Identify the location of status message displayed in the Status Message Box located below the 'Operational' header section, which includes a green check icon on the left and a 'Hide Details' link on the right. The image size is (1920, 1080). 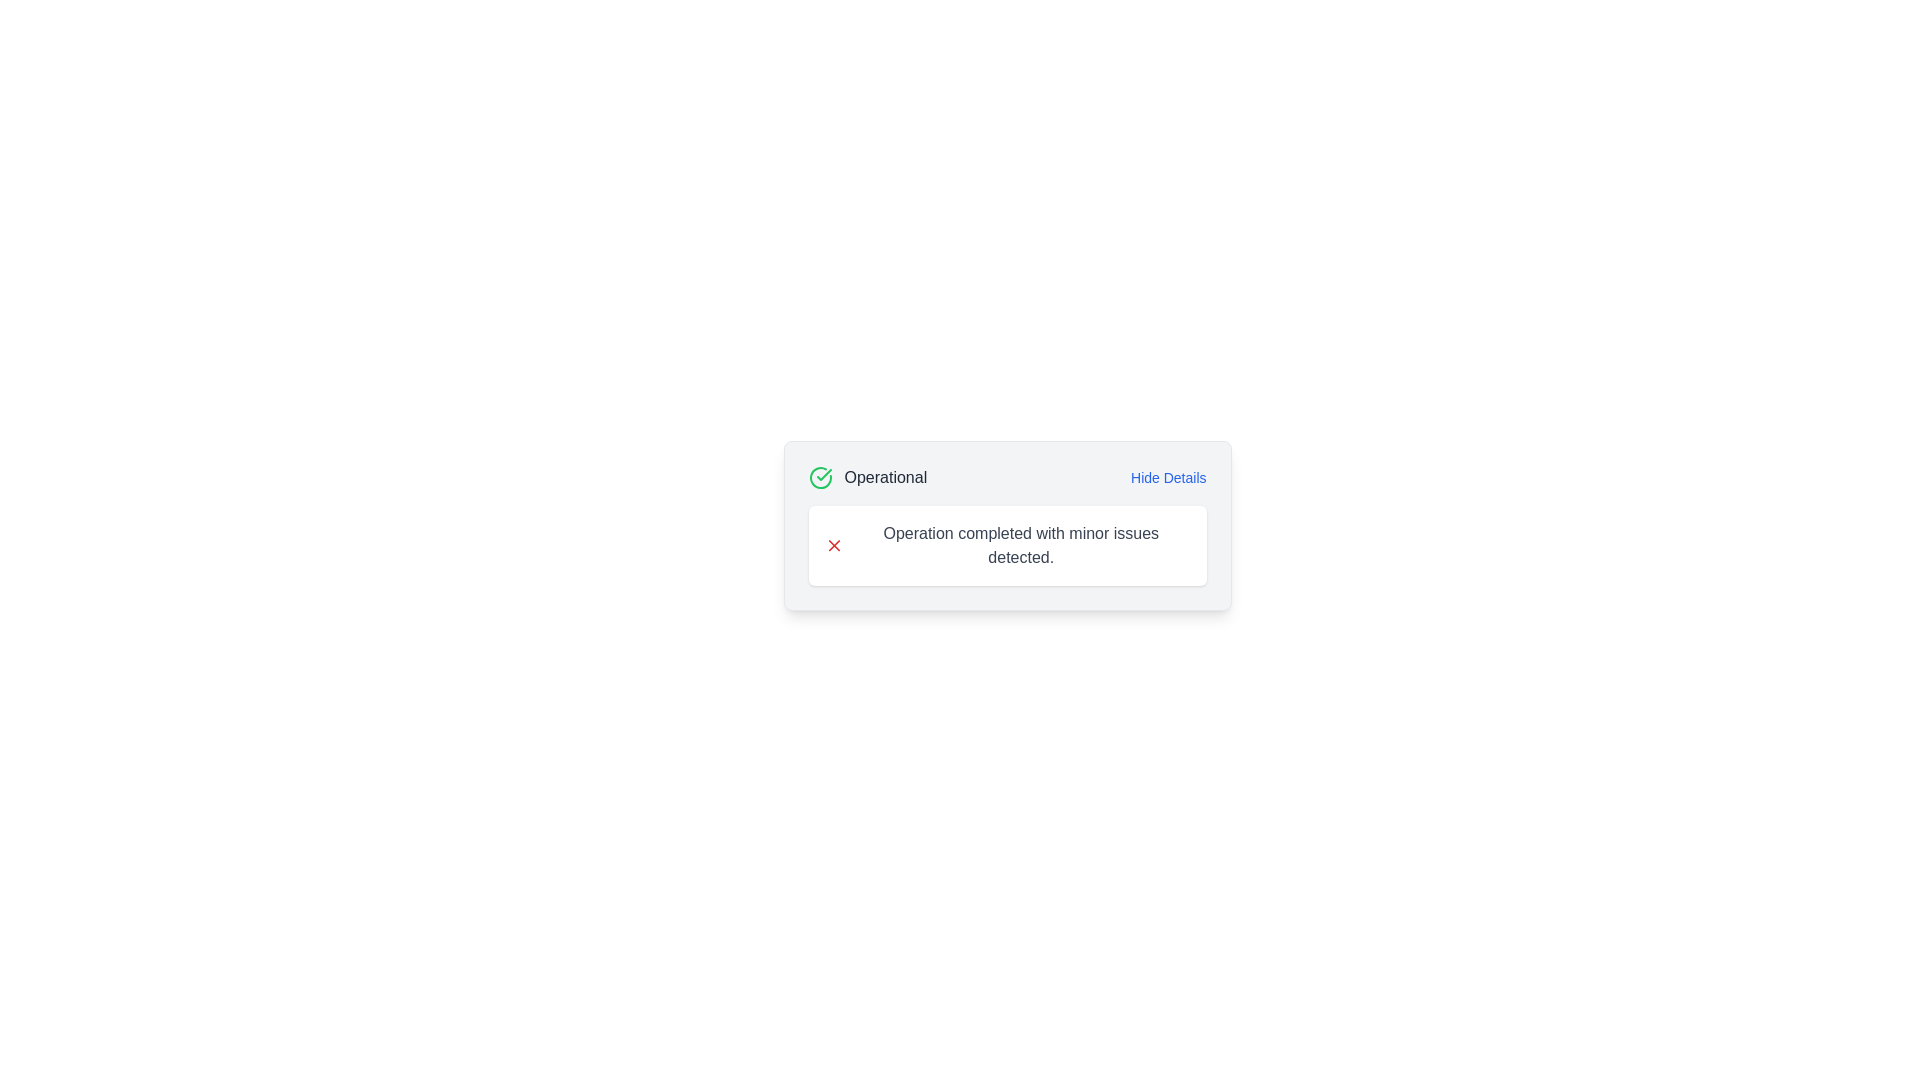
(1007, 546).